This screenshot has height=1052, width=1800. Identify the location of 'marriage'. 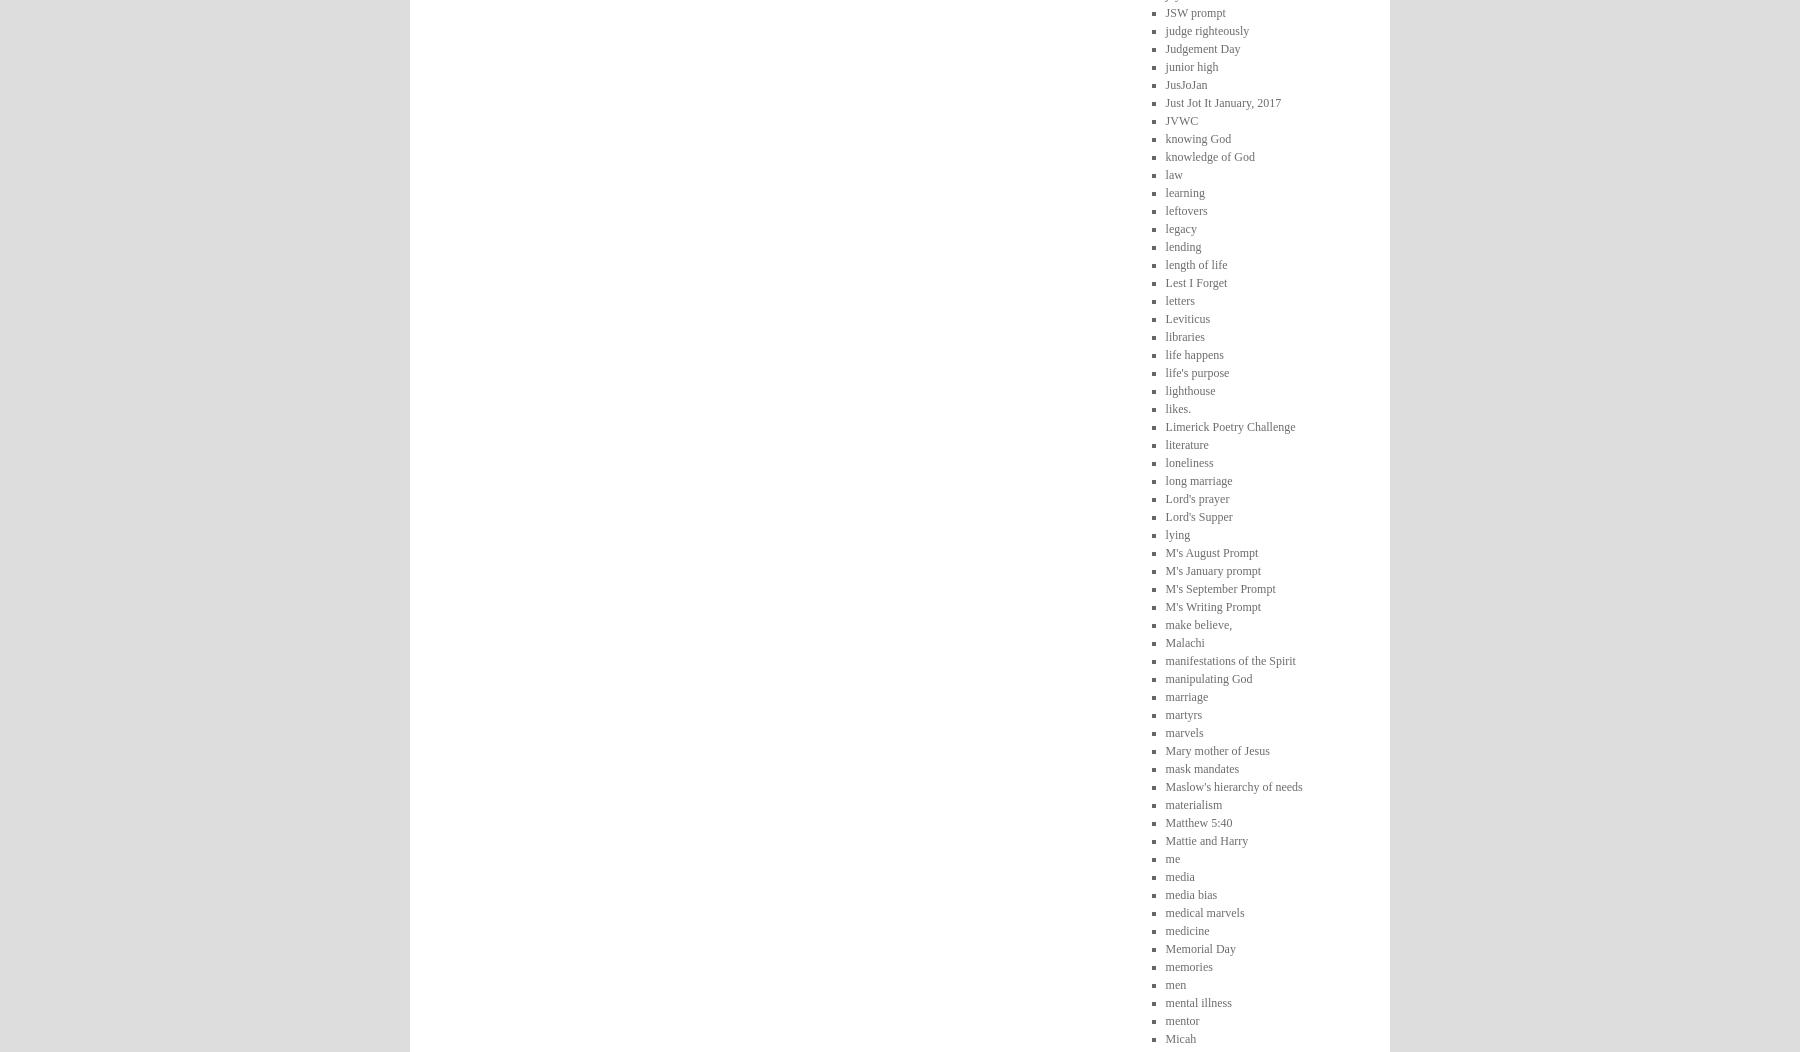
(1185, 695).